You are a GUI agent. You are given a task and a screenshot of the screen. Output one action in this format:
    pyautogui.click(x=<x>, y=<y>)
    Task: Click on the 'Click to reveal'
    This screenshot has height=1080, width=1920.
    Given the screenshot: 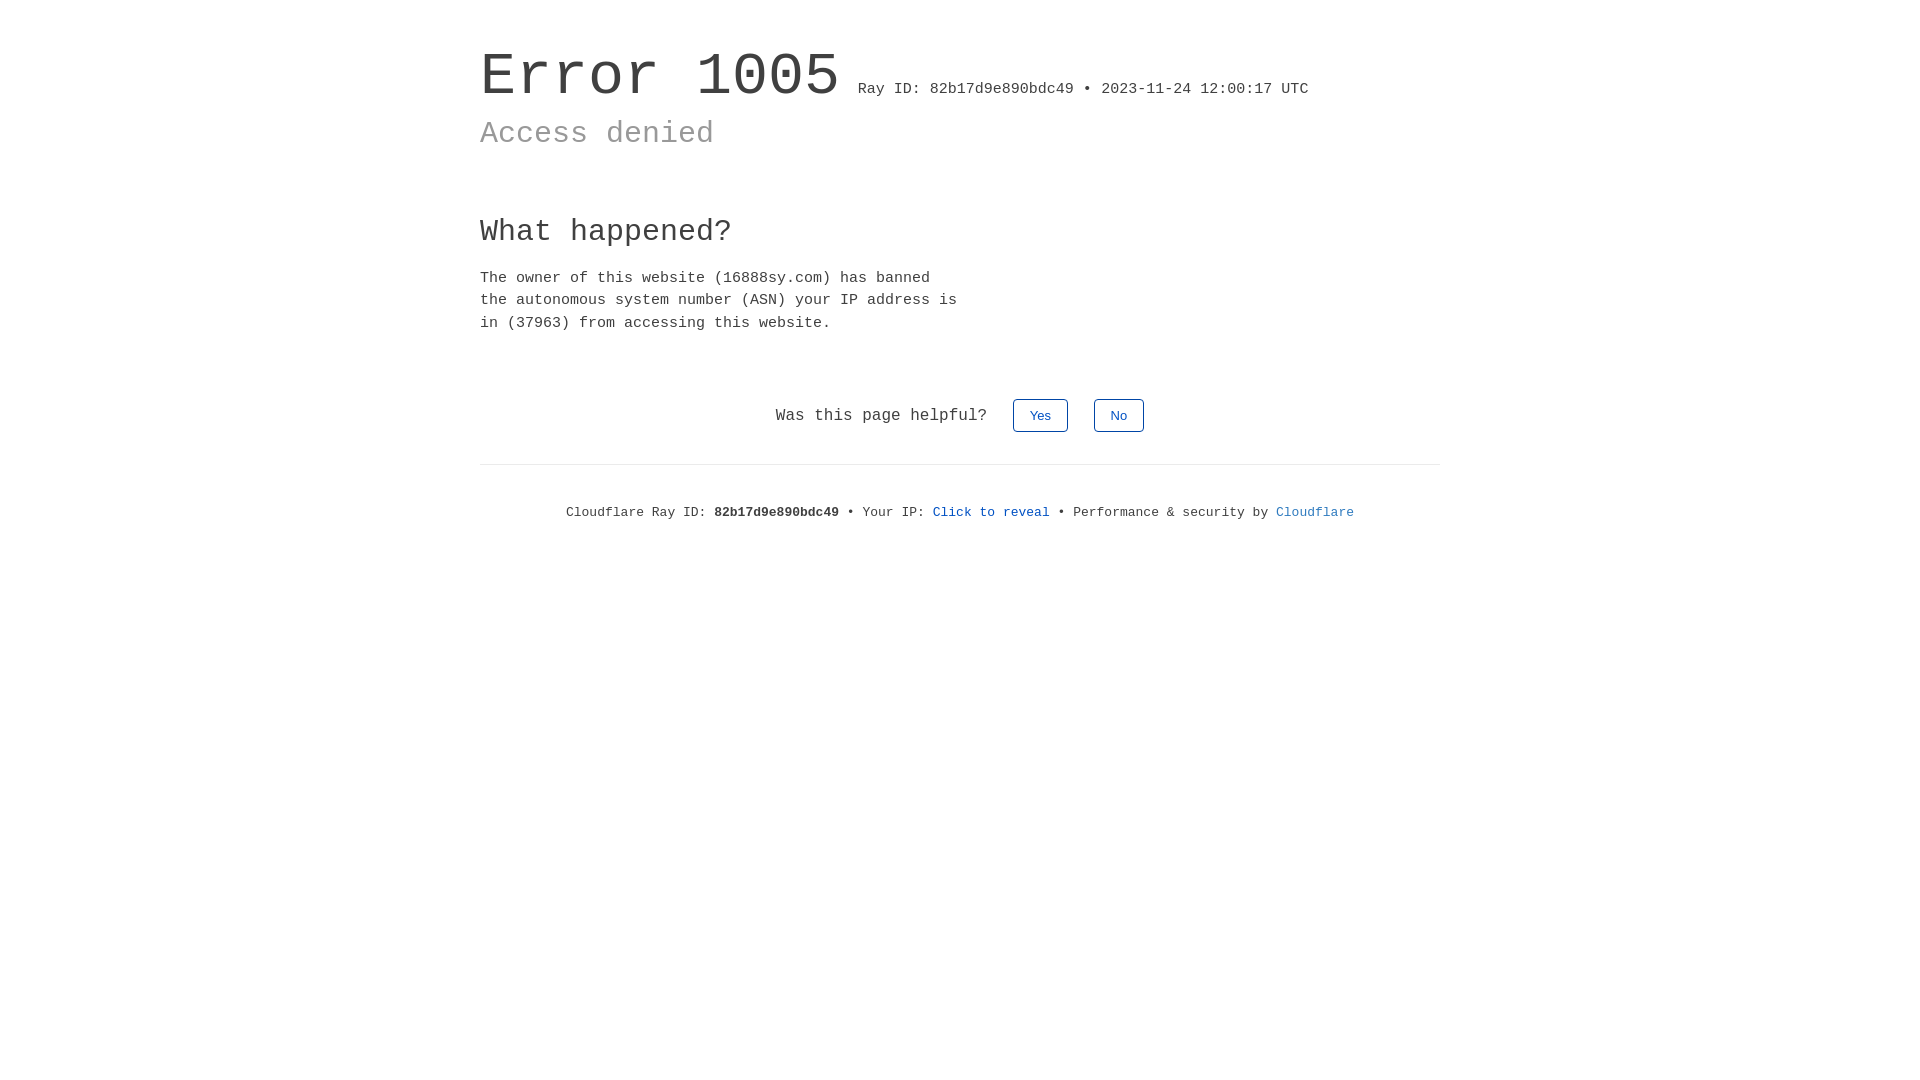 What is the action you would take?
    pyautogui.click(x=991, y=511)
    